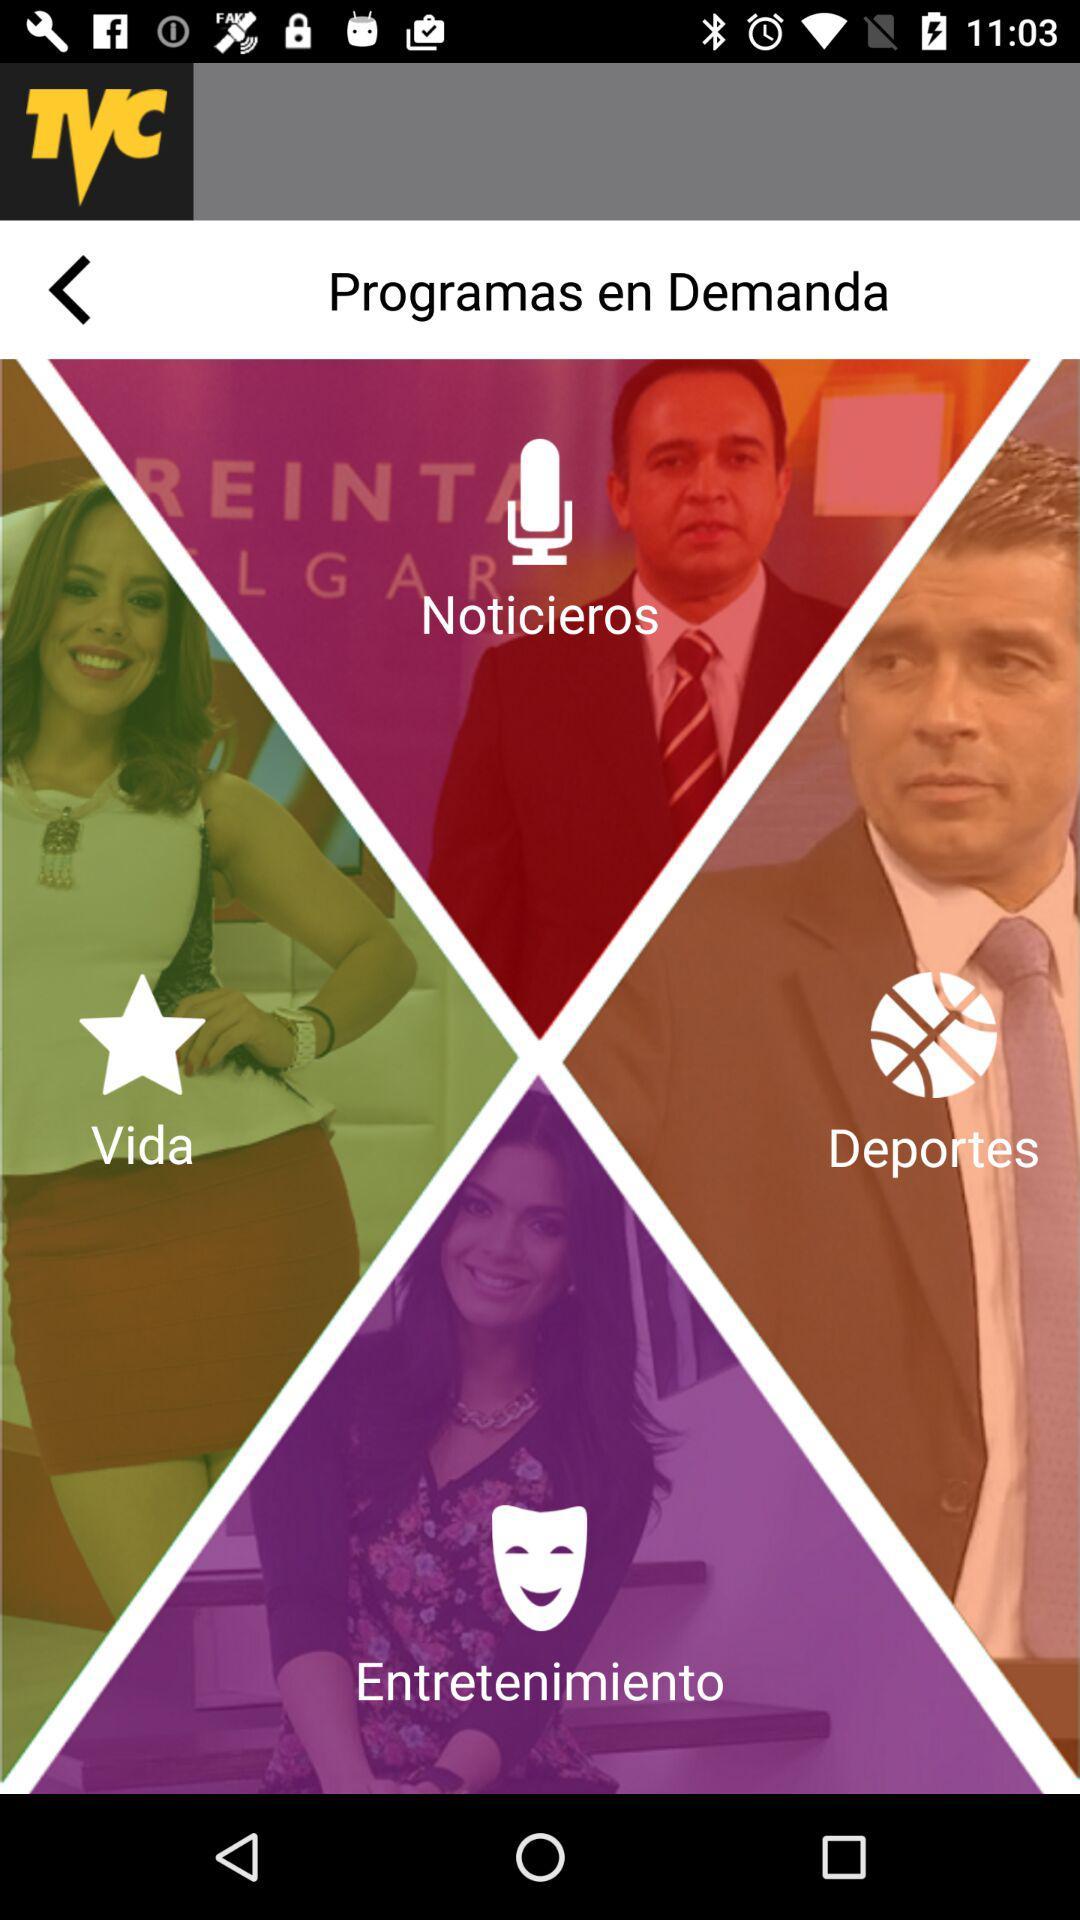  Describe the element at coordinates (141, 1075) in the screenshot. I see `app to the left of the deportes item` at that location.